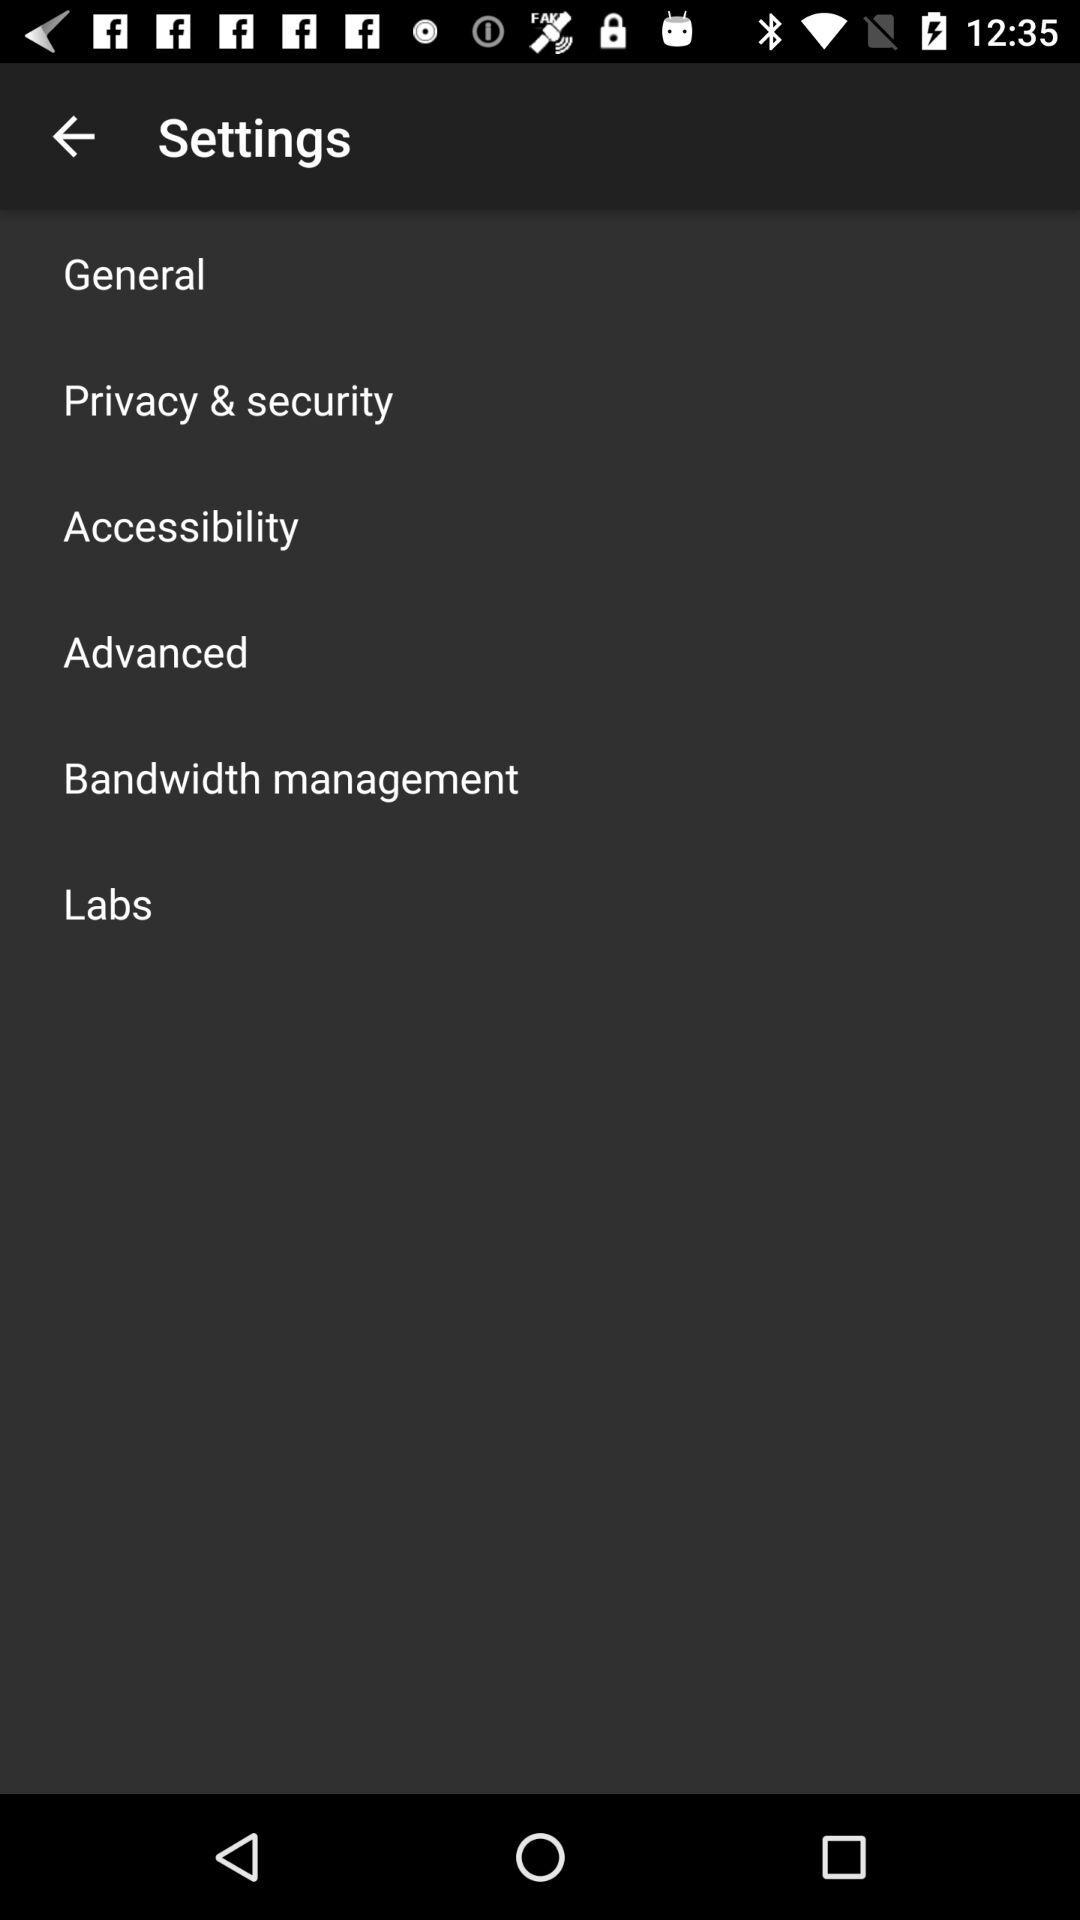 This screenshot has width=1080, height=1920. I want to click on icon above the privacy & security app, so click(134, 272).